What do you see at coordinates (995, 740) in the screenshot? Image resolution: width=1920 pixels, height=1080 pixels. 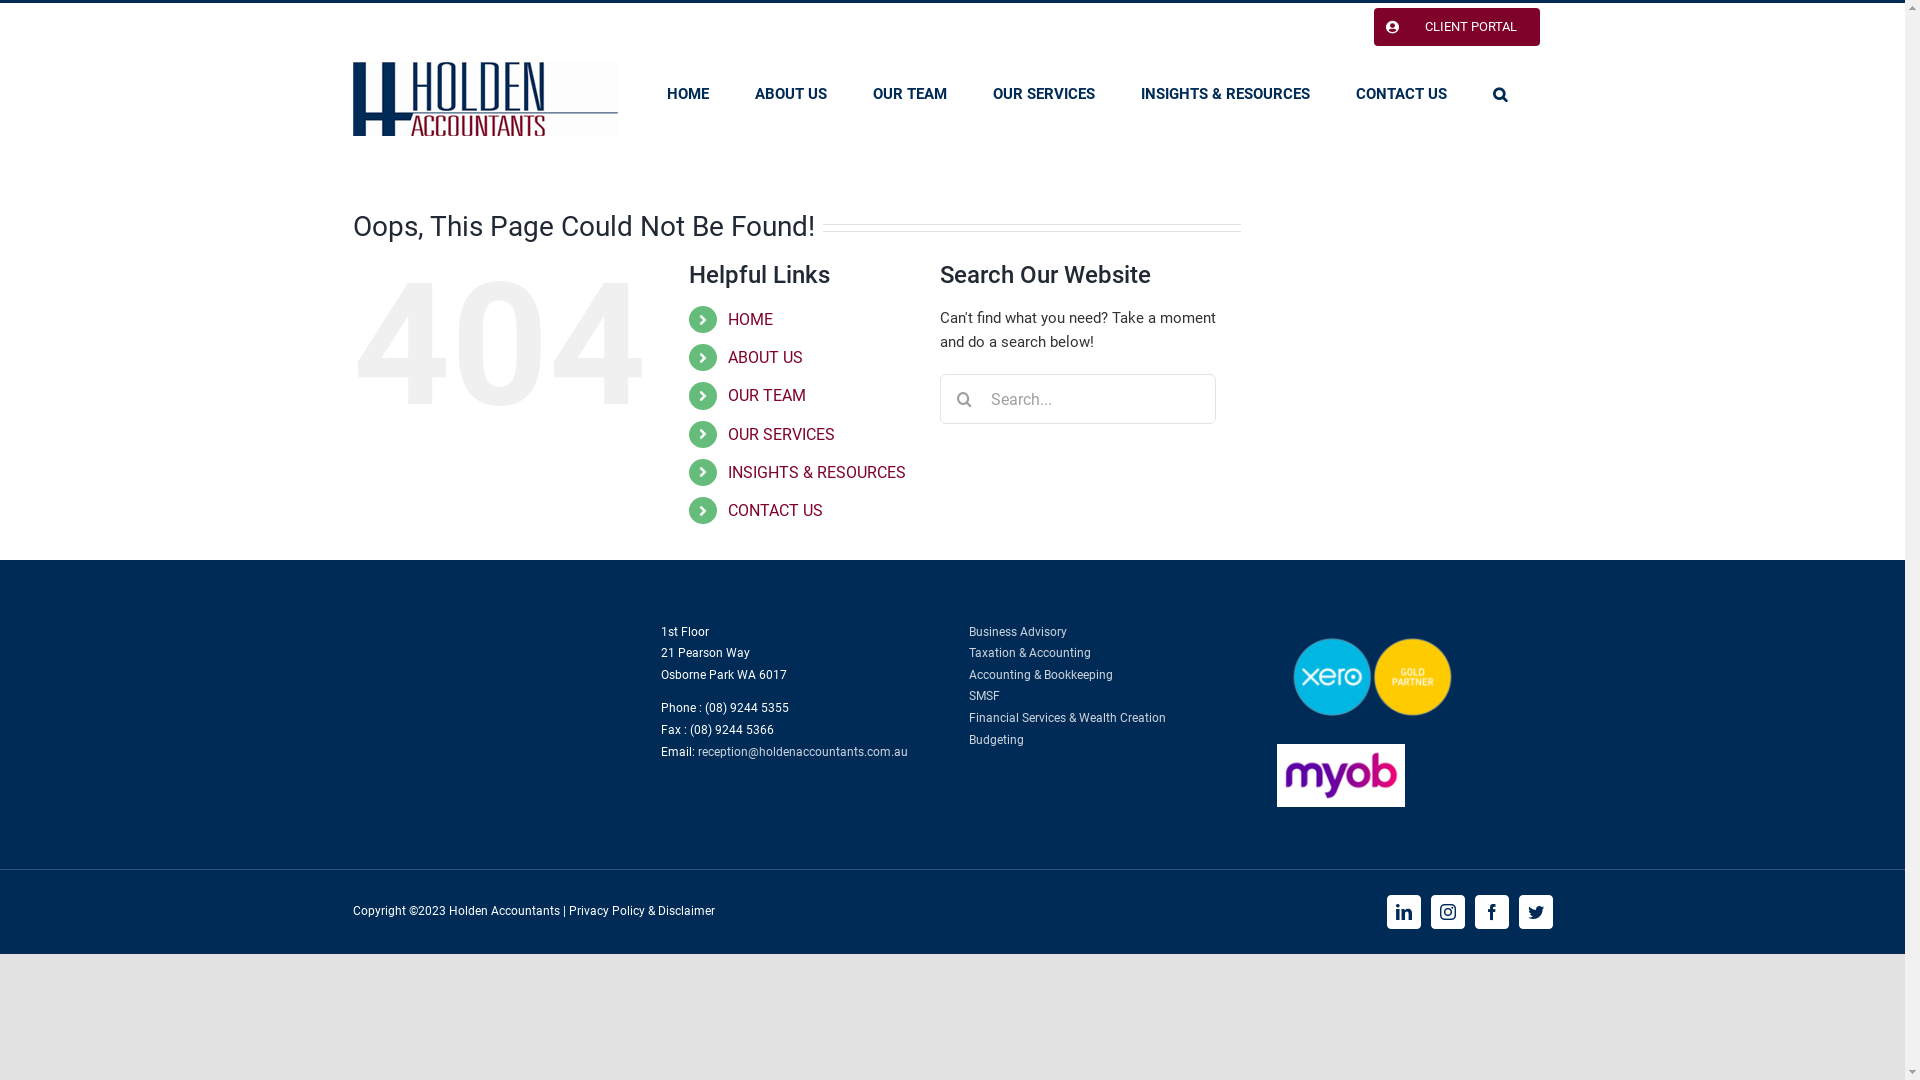 I see `'Budgeting'` at bounding box center [995, 740].